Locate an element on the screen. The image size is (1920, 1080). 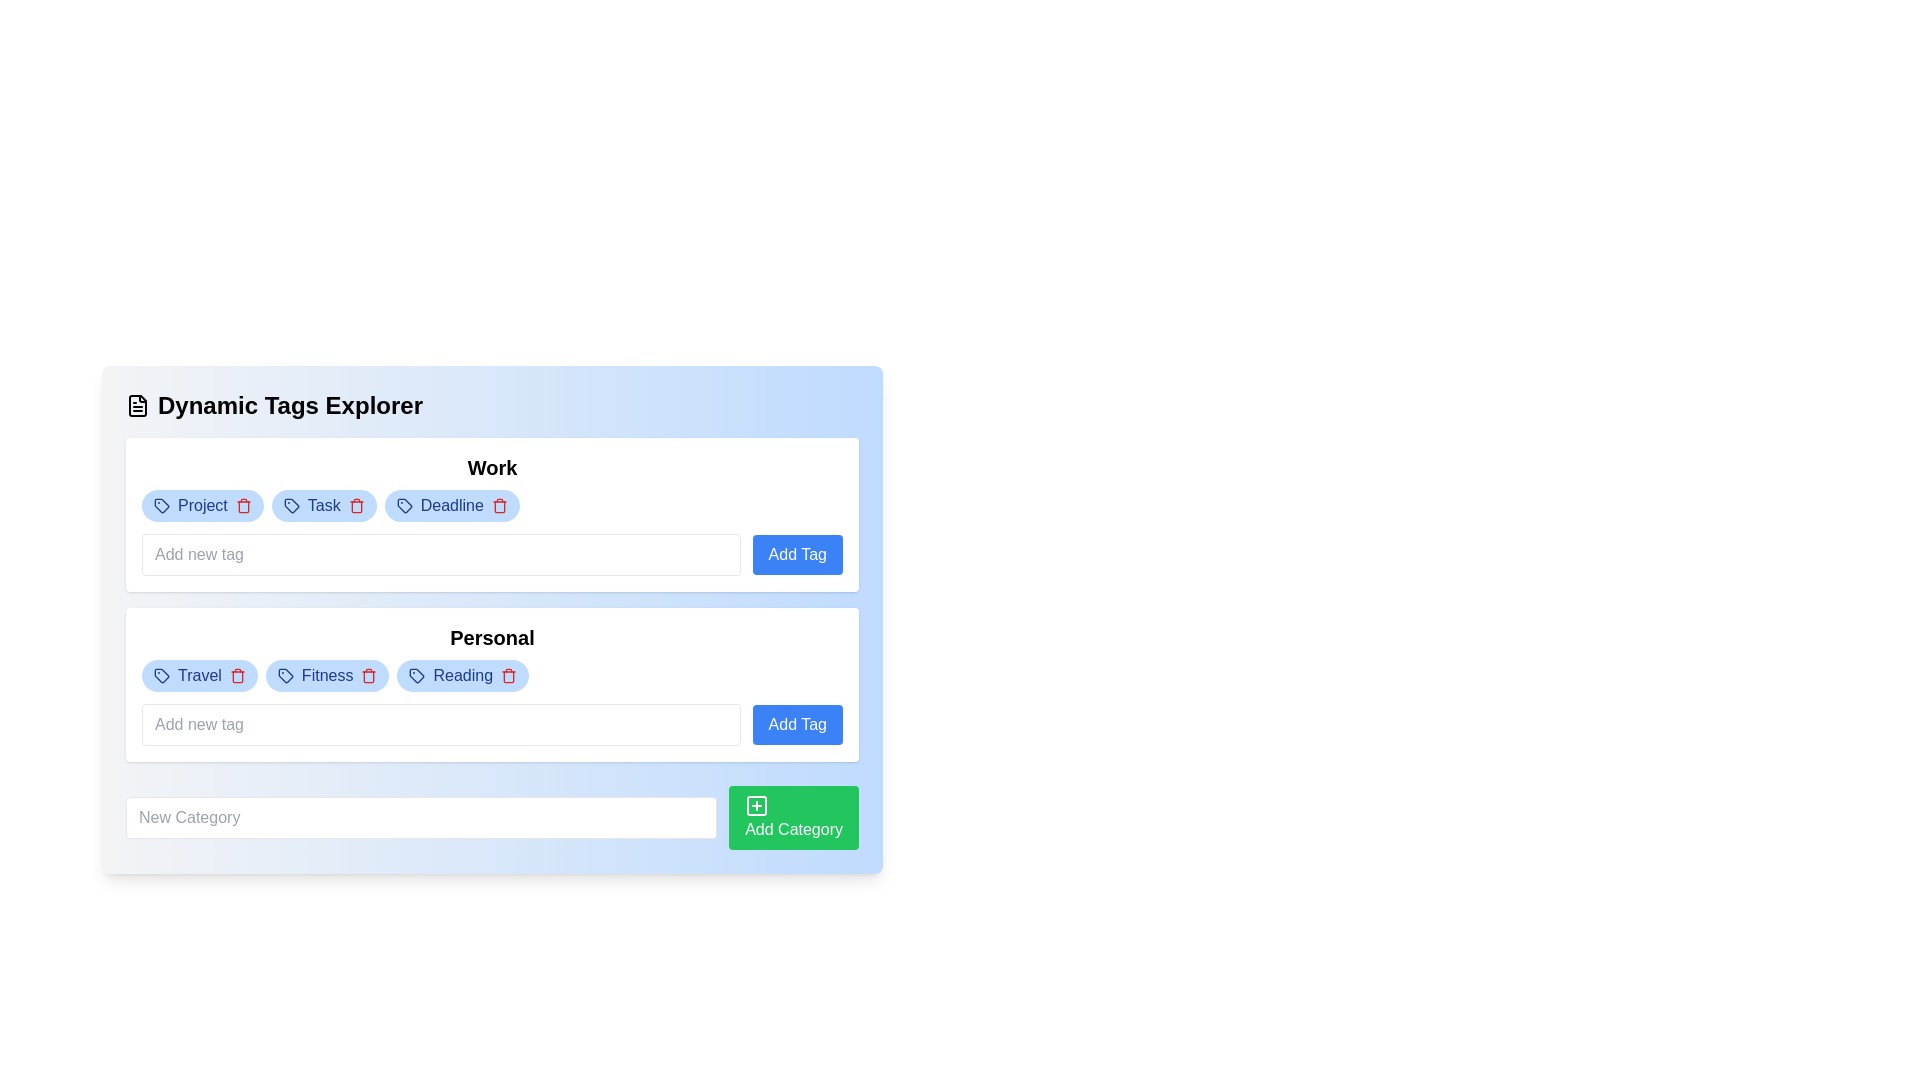
the 'Project' badge located in the top-left corner of the 'Work' section under the title 'Dynamic Tags Explorer', which serves as a visual tag or badge is located at coordinates (202, 504).